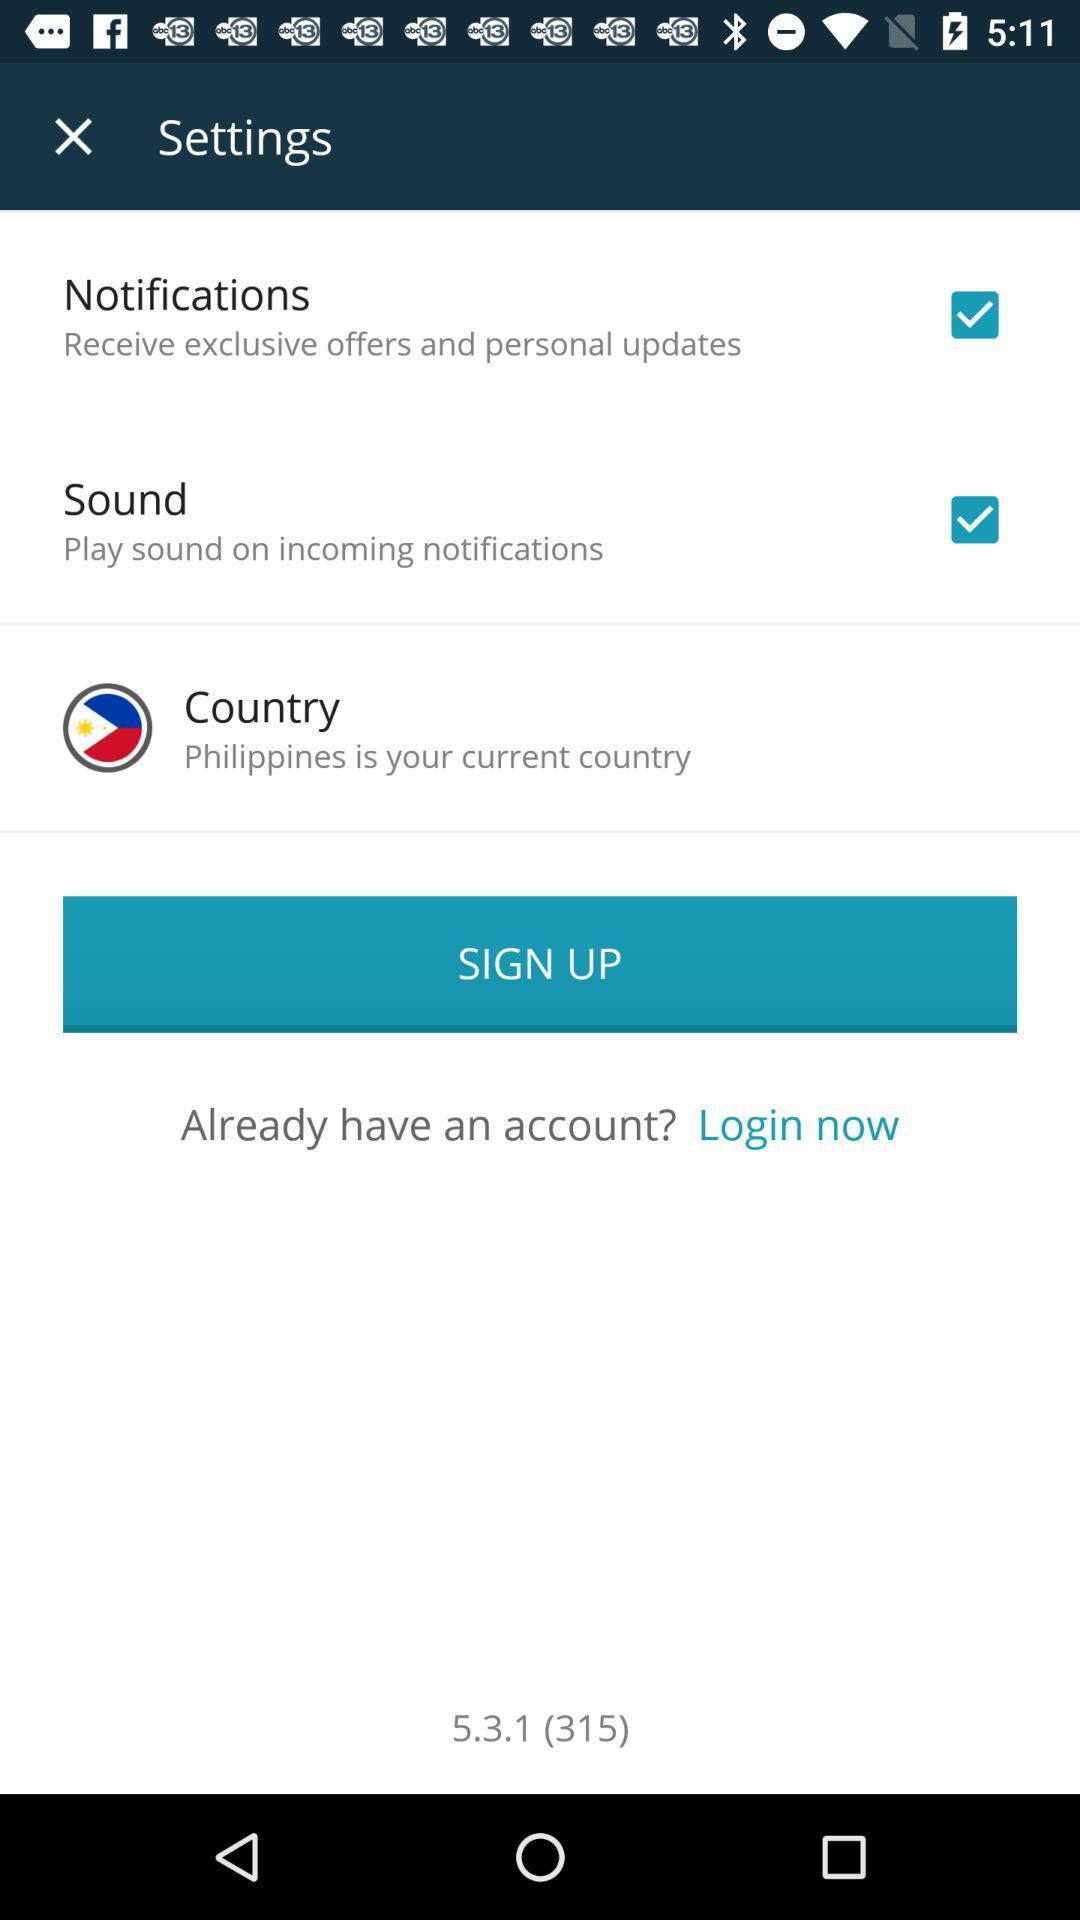 This screenshot has width=1080, height=1920. I want to click on item below the sign up, so click(797, 1123).